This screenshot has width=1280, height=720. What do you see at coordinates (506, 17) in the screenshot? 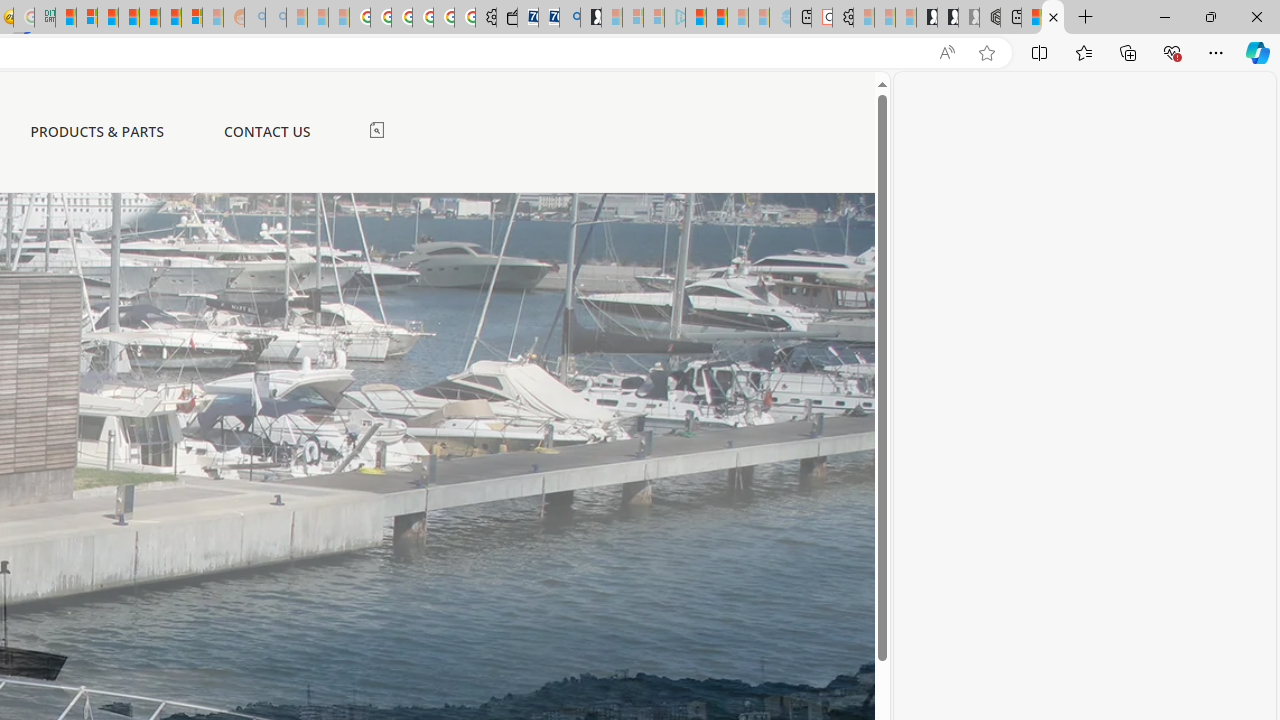
I see `'Wallet'` at bounding box center [506, 17].